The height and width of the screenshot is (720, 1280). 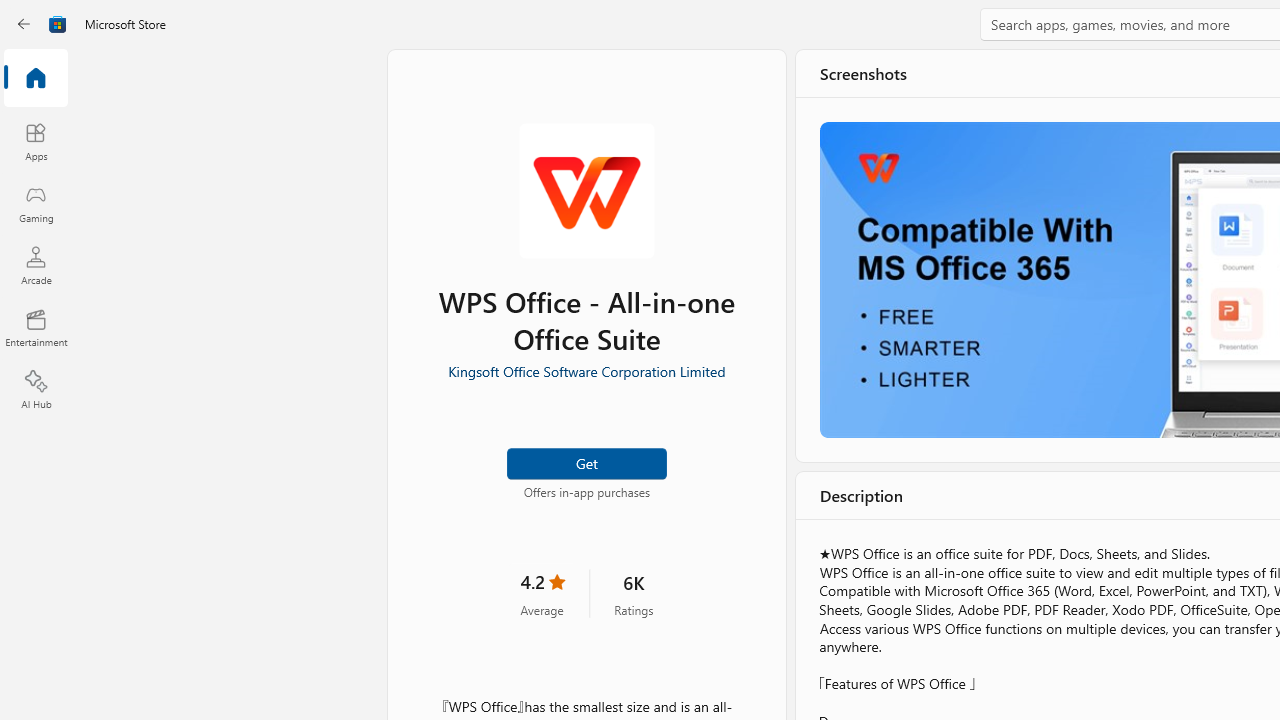 What do you see at coordinates (585, 463) in the screenshot?
I see `'Get'` at bounding box center [585, 463].